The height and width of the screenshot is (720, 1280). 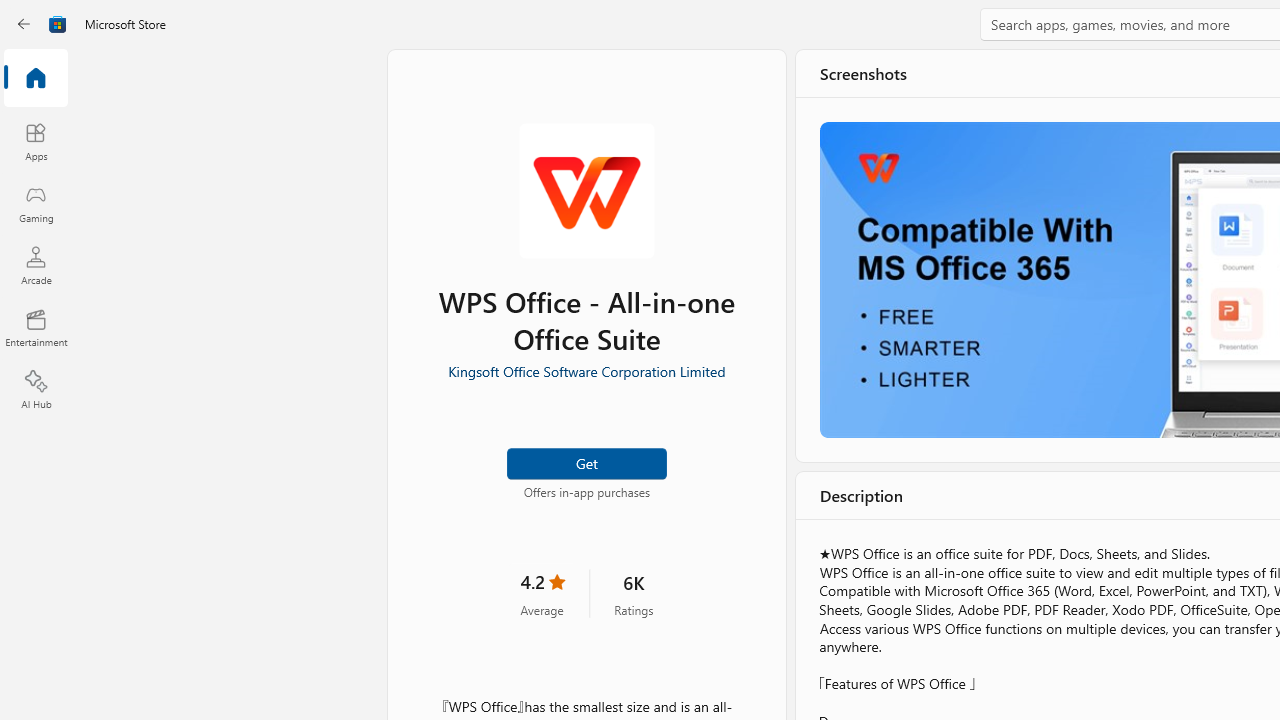 What do you see at coordinates (585, 463) in the screenshot?
I see `'Get'` at bounding box center [585, 463].